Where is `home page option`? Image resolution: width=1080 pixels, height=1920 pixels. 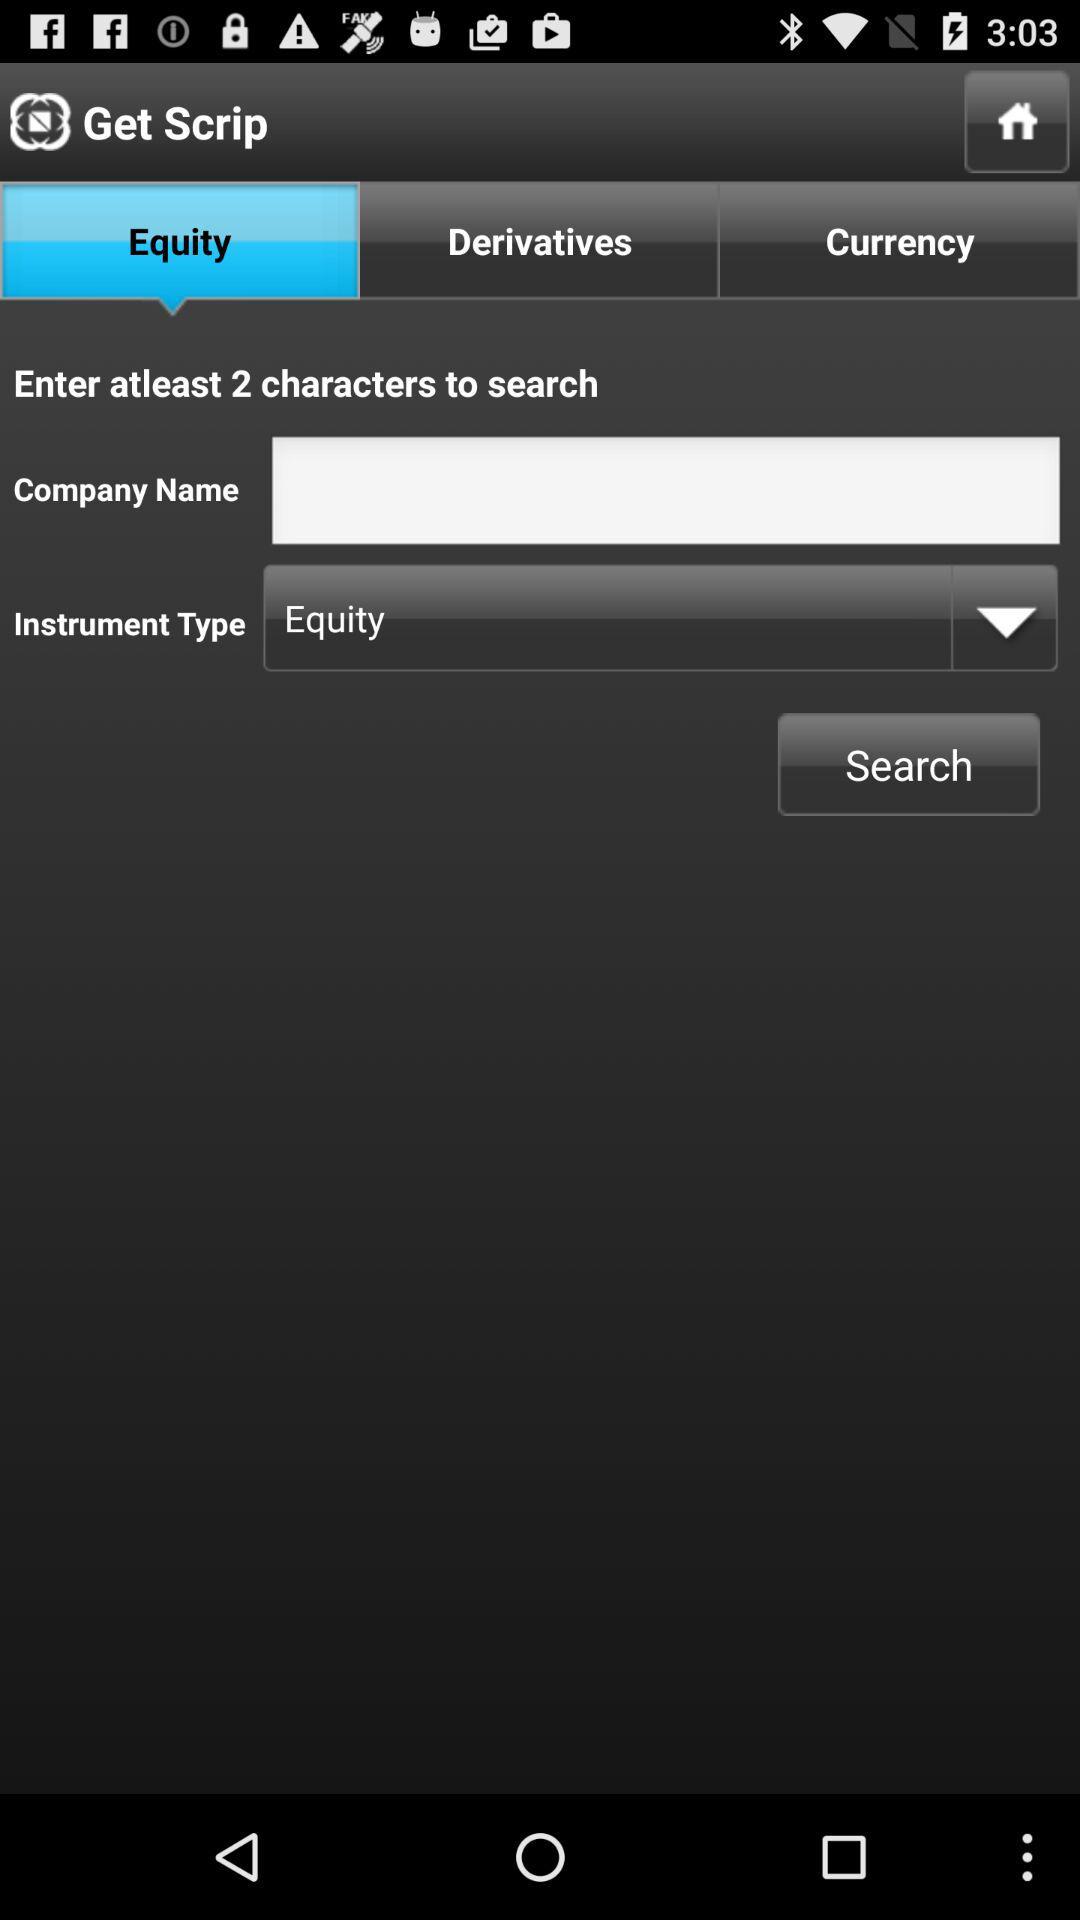 home page option is located at coordinates (1017, 120).